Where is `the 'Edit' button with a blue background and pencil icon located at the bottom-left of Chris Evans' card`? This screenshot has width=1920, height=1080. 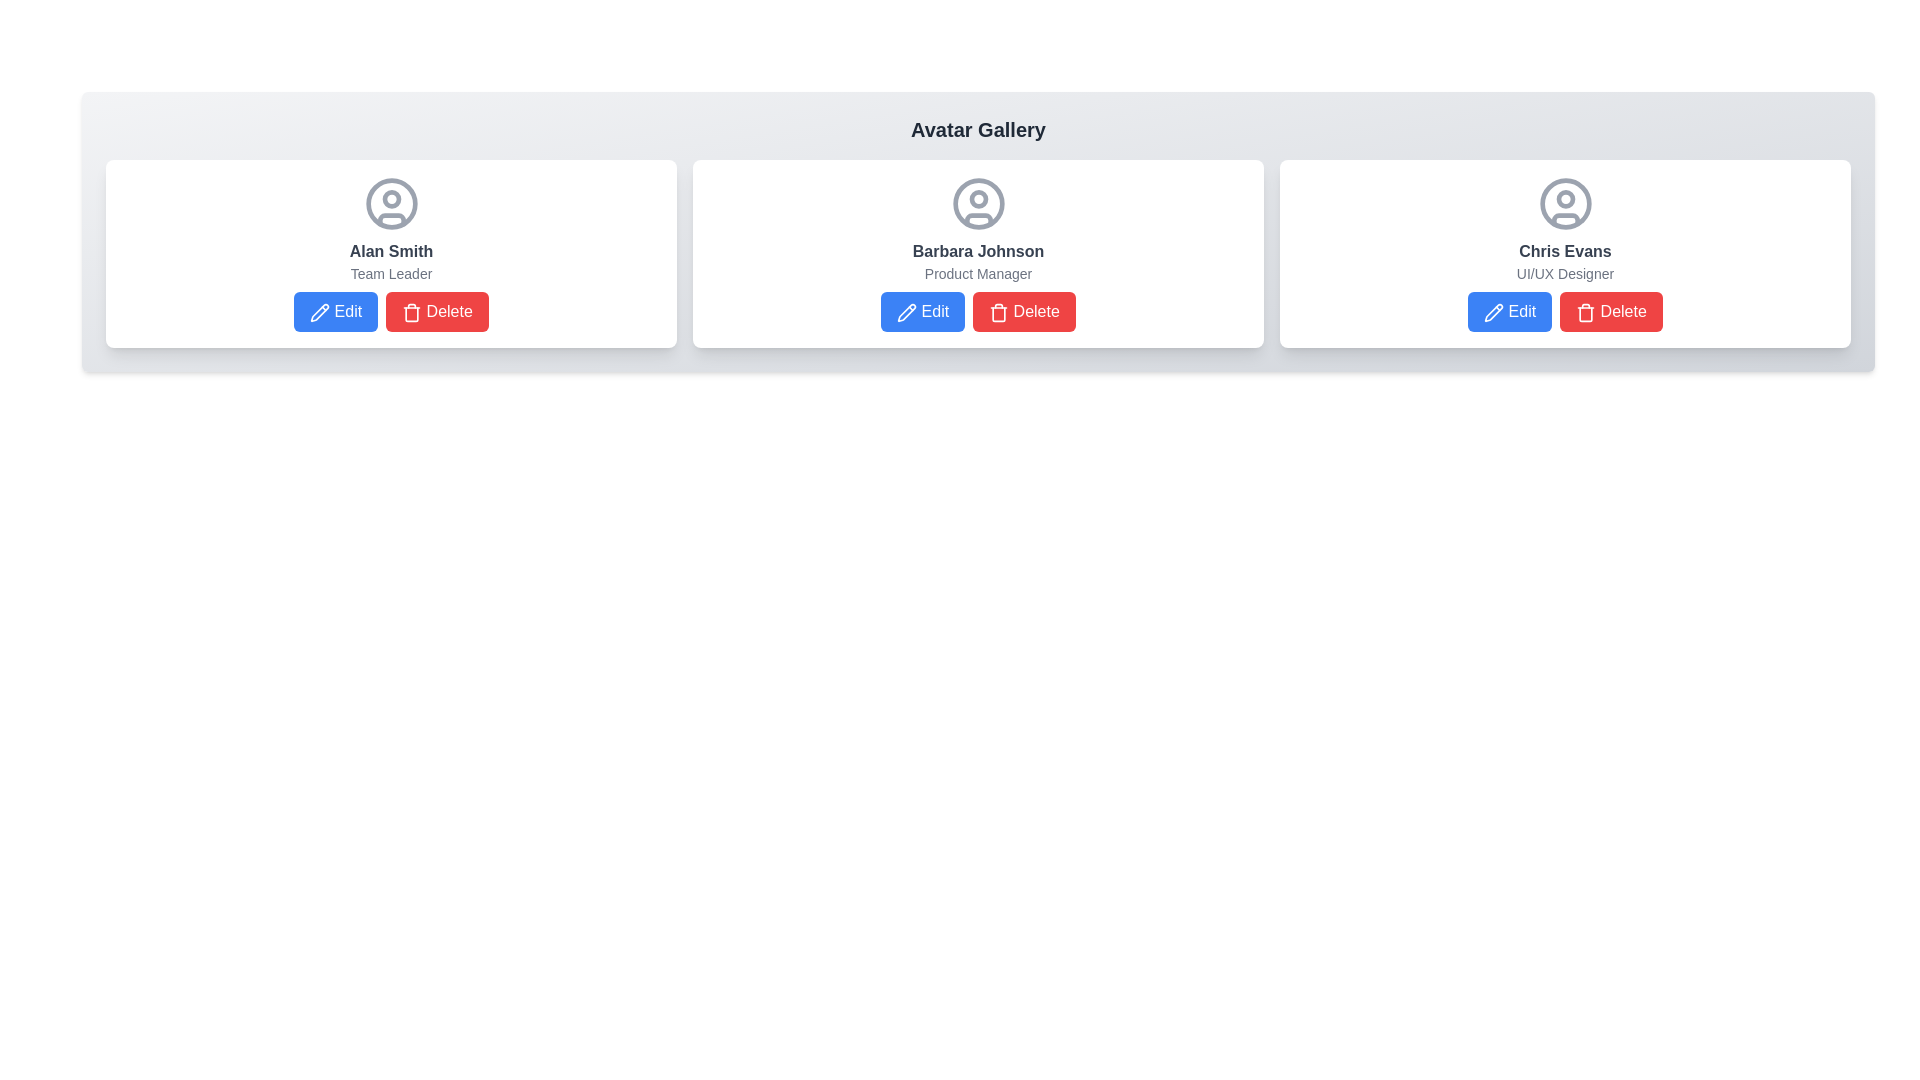
the 'Edit' button with a blue background and pencil icon located at the bottom-left of Chris Evans' card is located at coordinates (1510, 312).